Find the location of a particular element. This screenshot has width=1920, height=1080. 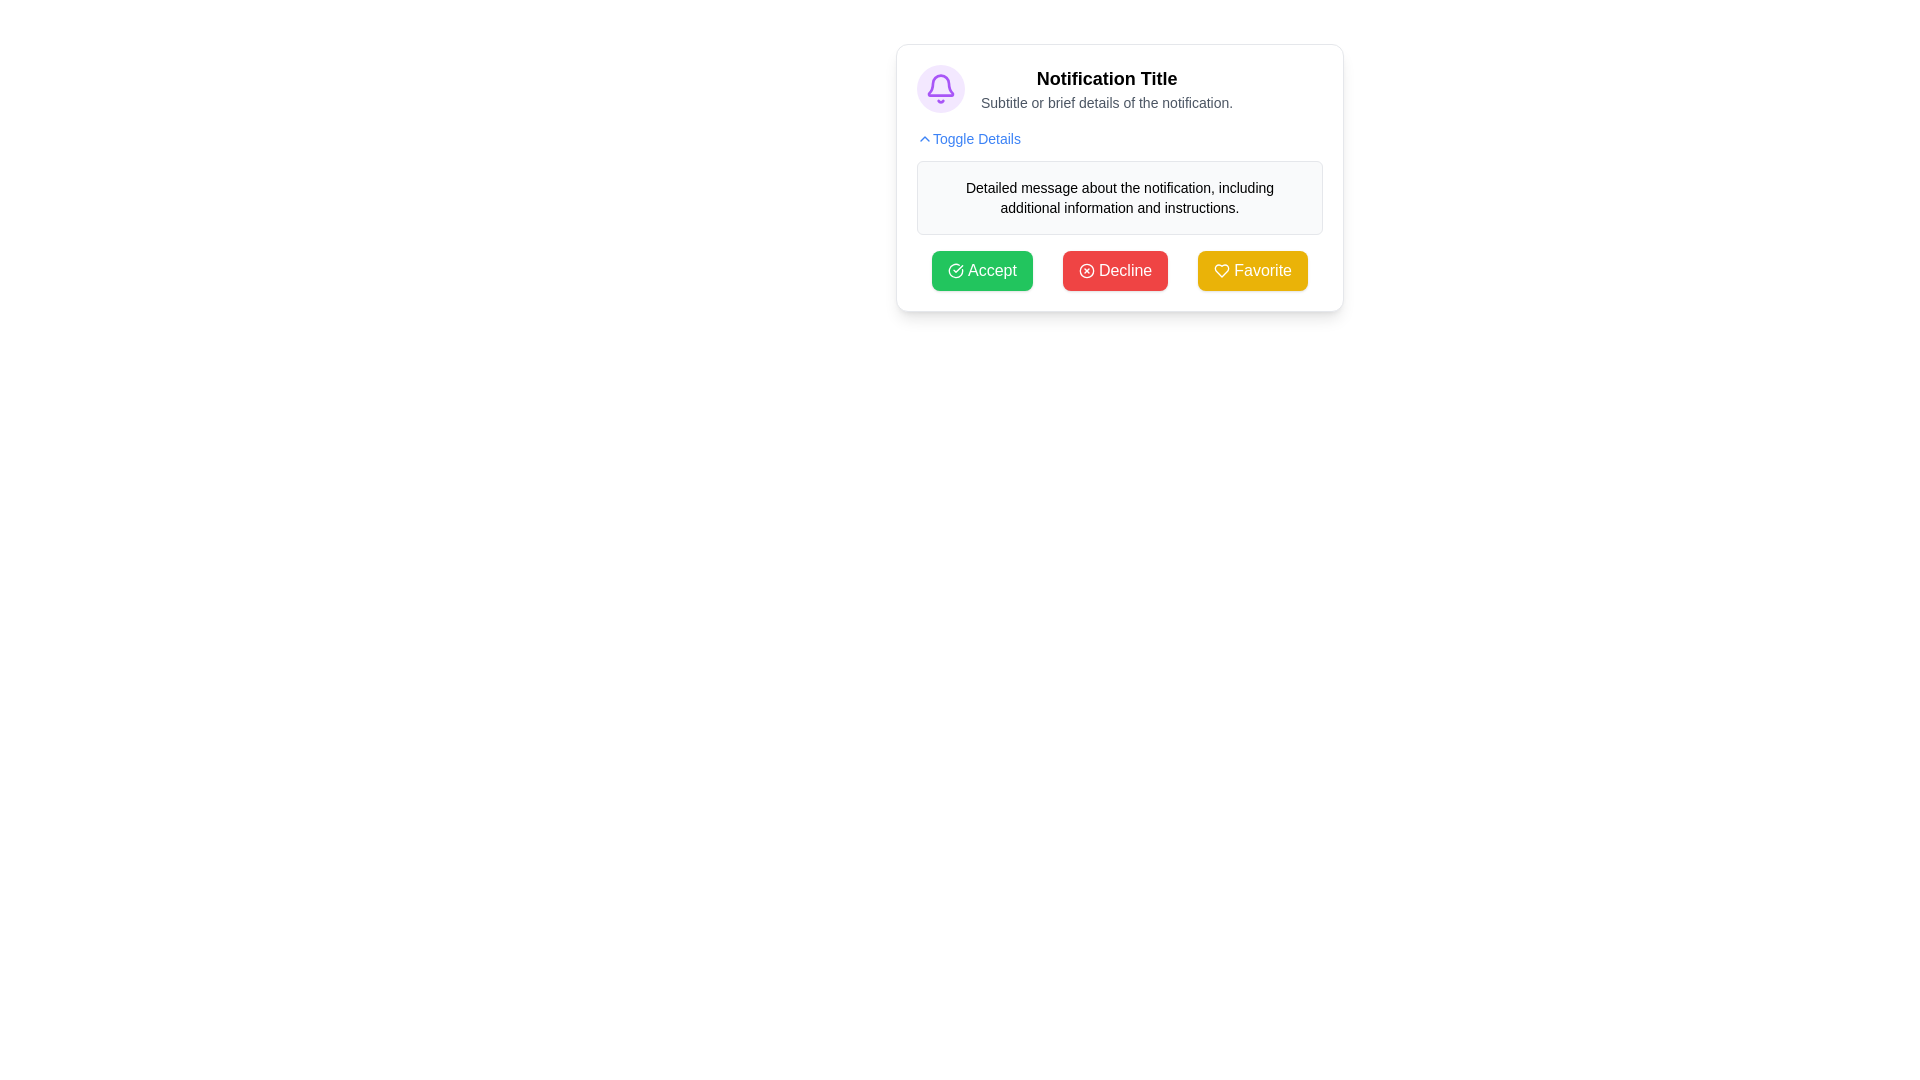

the heart icon located to the left of the 'Favorite' text in the yellow button at the bottom right of the notification card is located at coordinates (1221, 270).